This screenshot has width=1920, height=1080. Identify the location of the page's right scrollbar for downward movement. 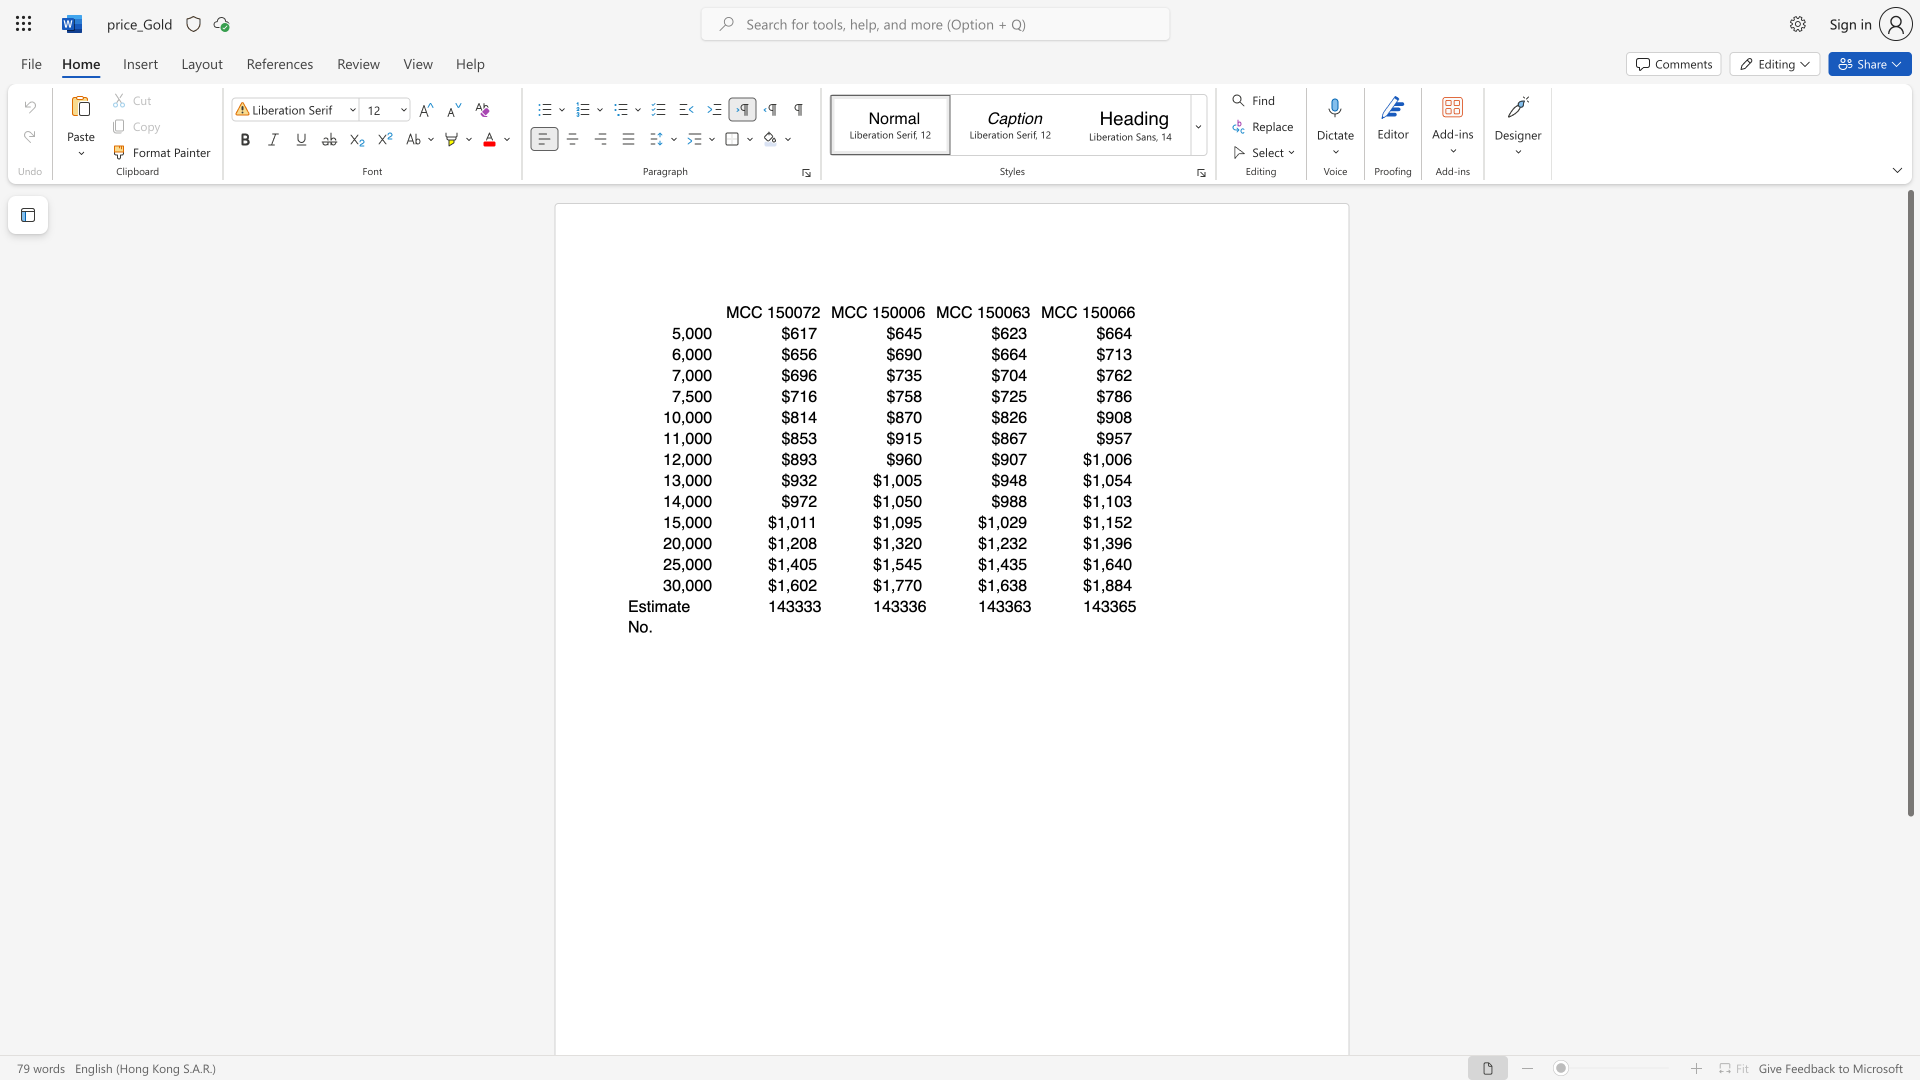
(1909, 869).